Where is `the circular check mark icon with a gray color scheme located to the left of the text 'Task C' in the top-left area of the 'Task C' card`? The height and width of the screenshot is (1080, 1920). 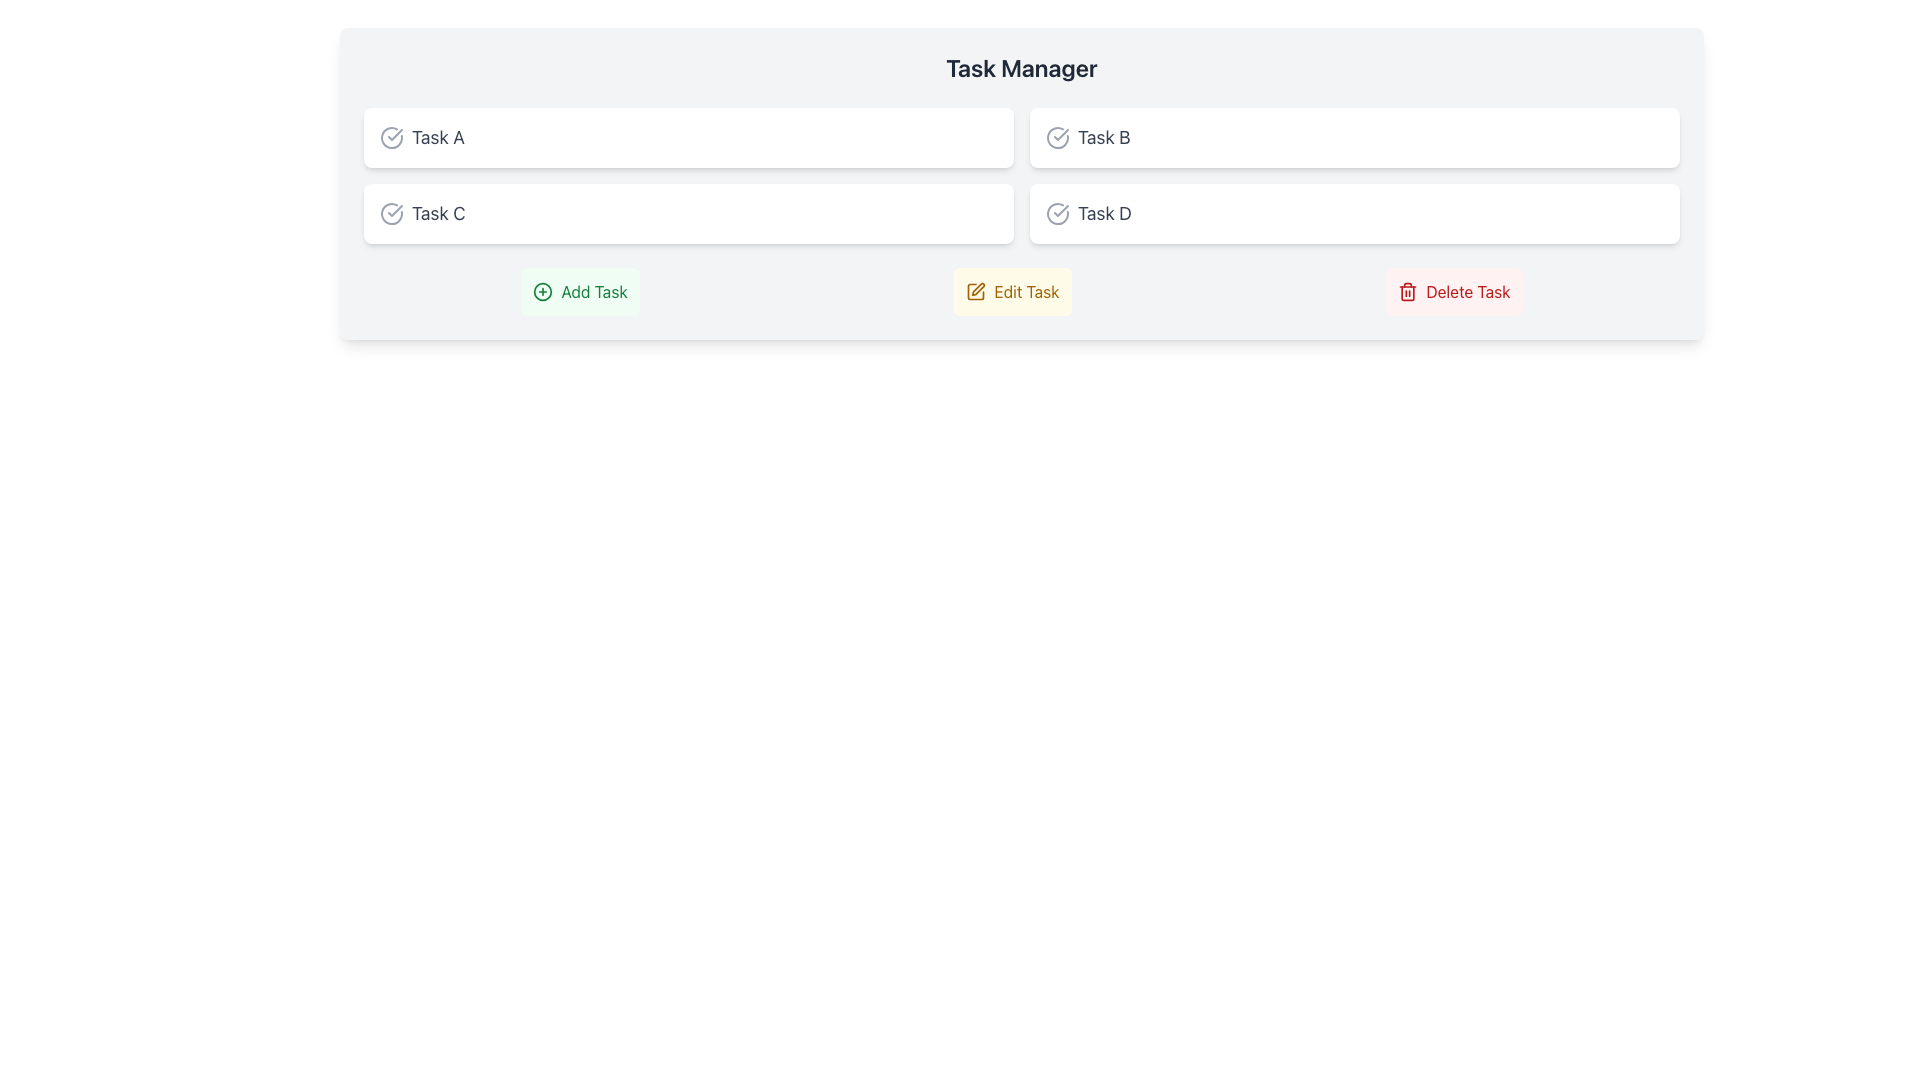 the circular check mark icon with a gray color scheme located to the left of the text 'Task C' in the top-left area of the 'Task C' card is located at coordinates (392, 213).